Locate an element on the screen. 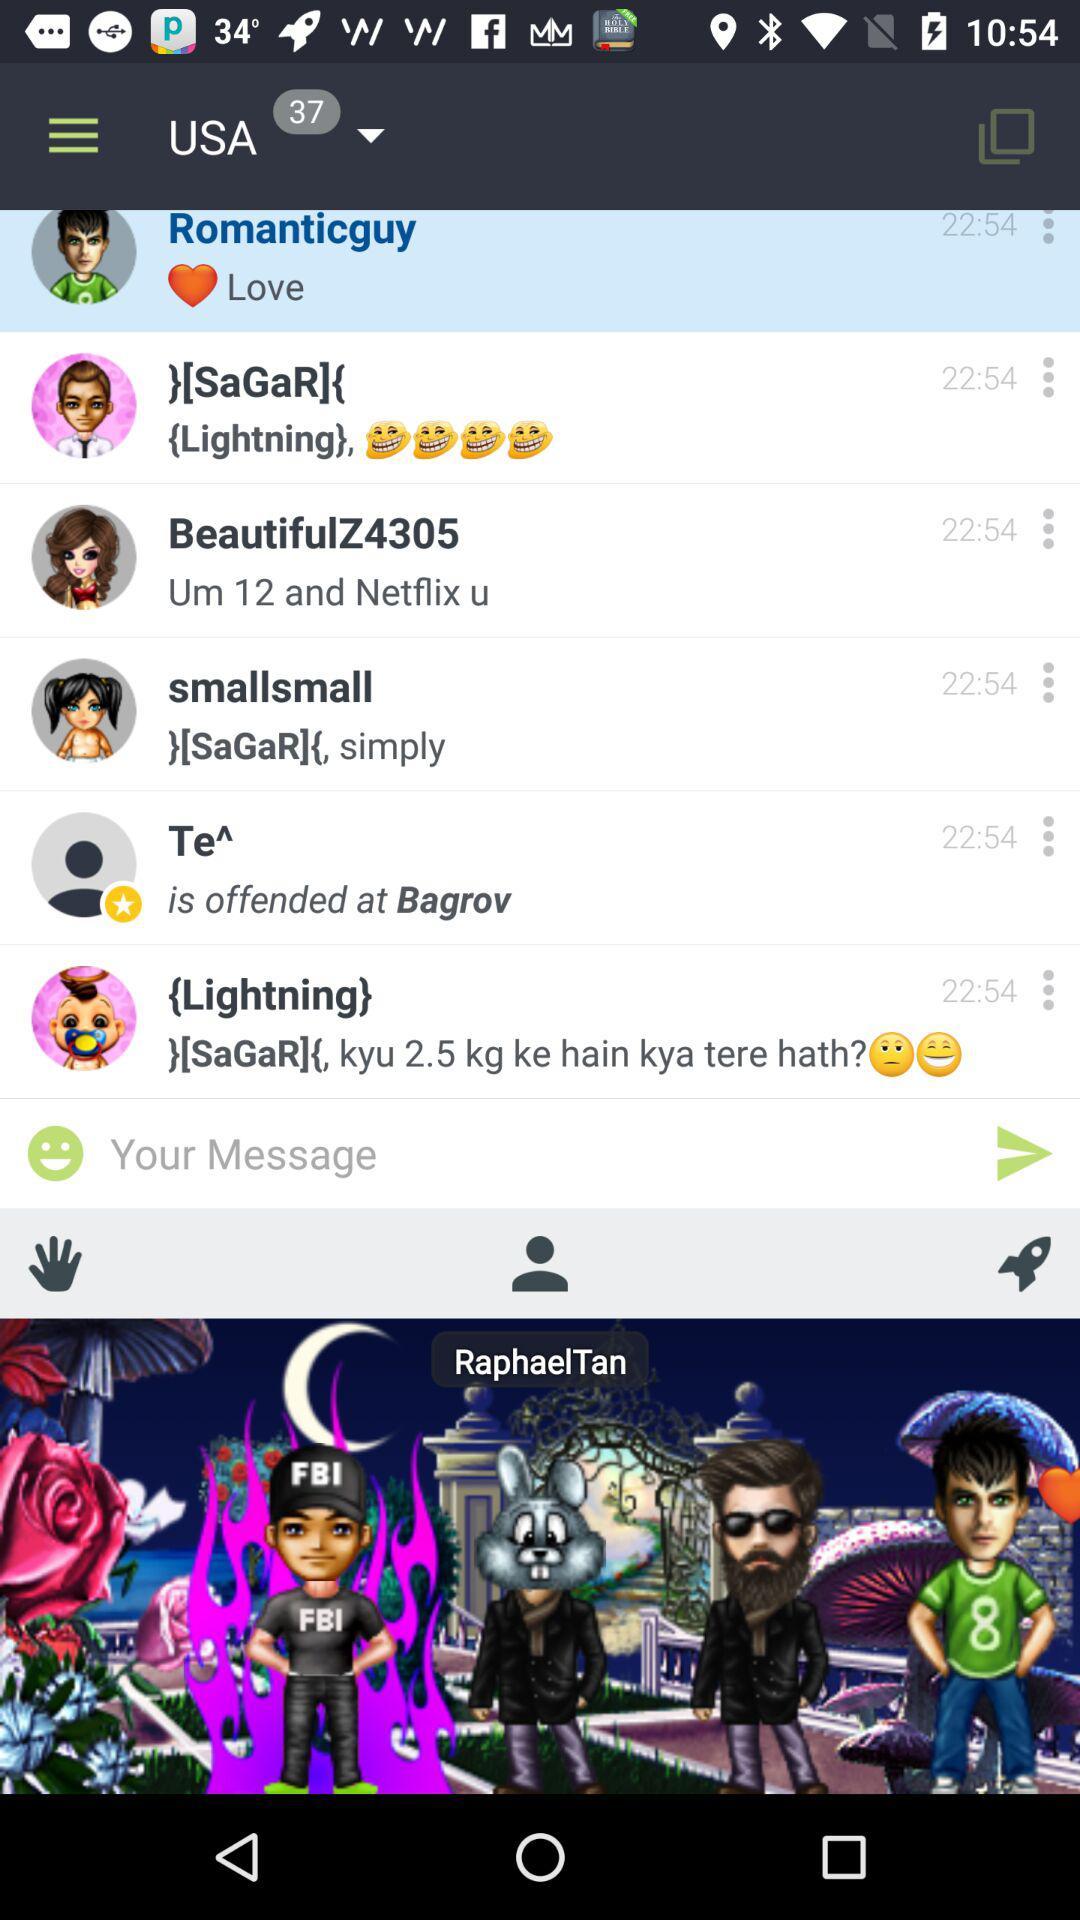 The image size is (1080, 1920). see more details for te^ is located at coordinates (1047, 836).